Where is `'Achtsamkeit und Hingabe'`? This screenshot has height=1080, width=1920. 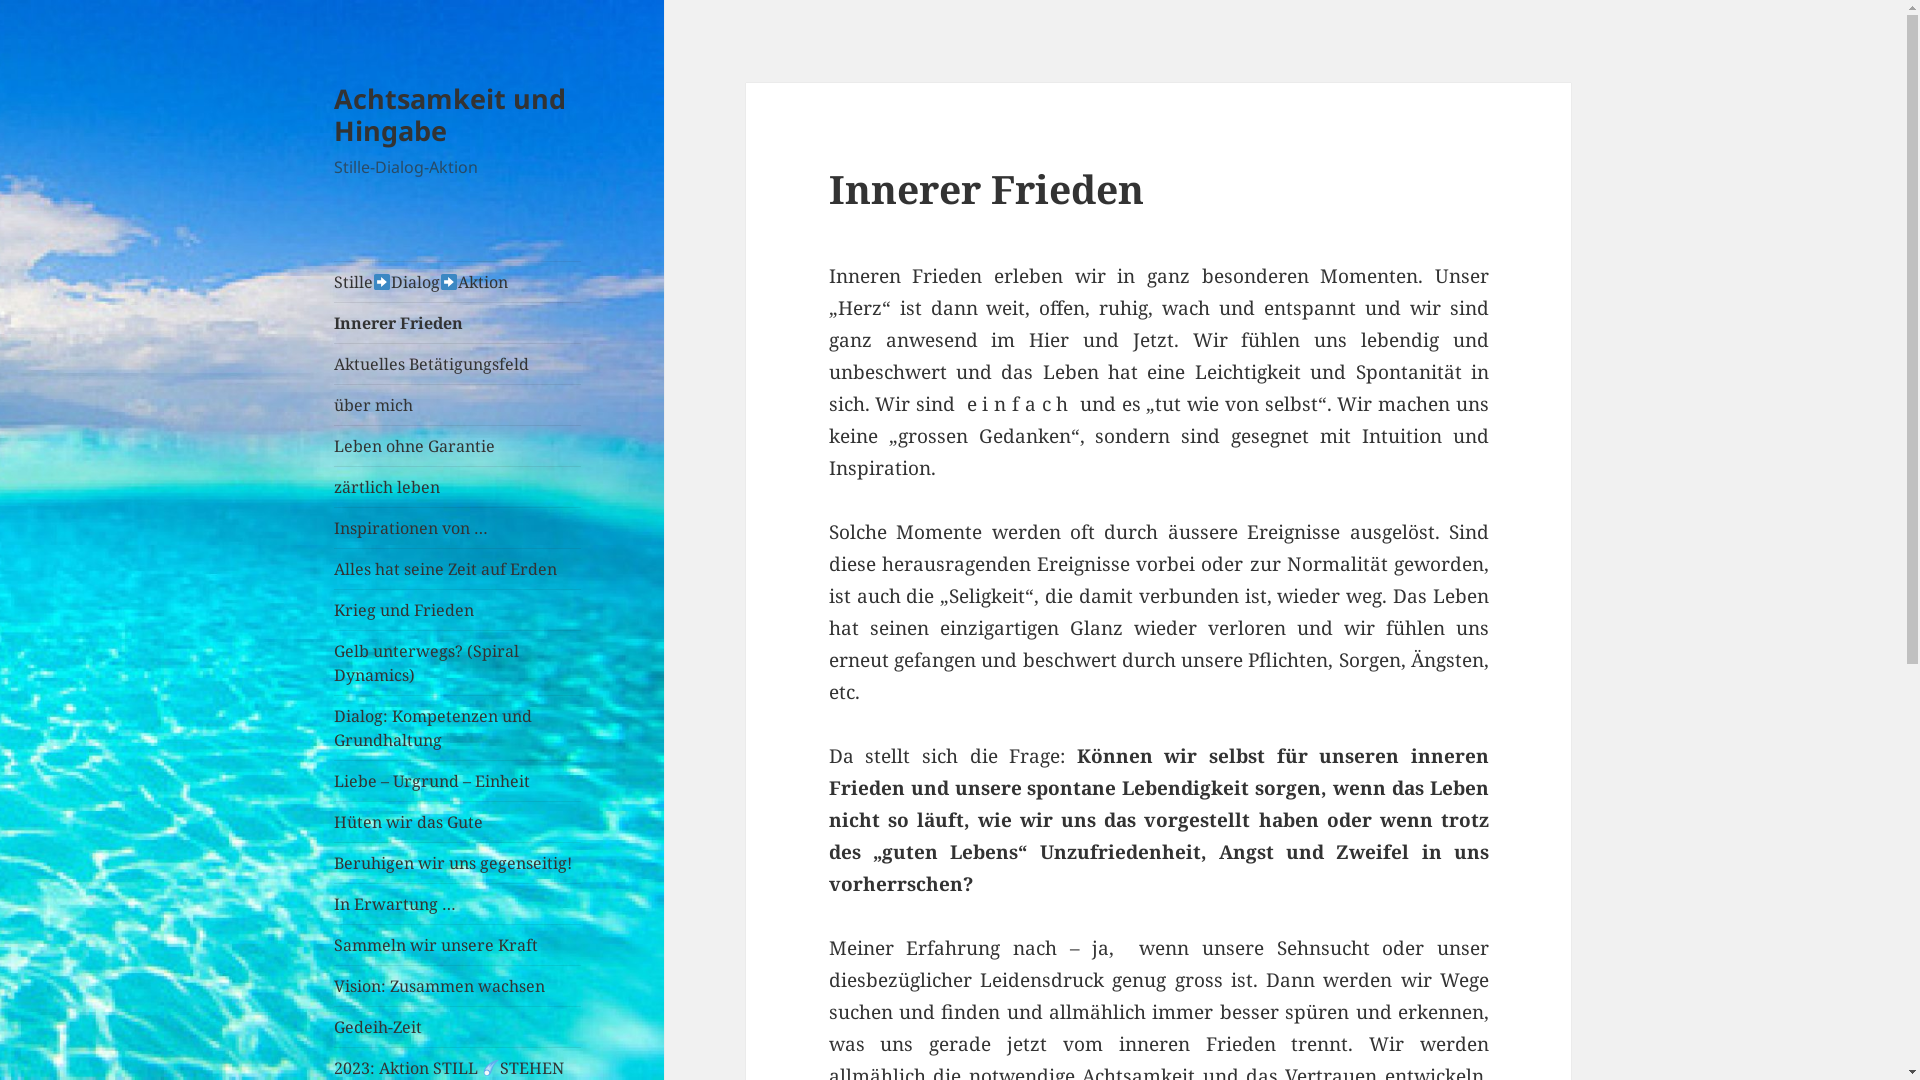 'Achtsamkeit und Hingabe' is located at coordinates (334, 114).